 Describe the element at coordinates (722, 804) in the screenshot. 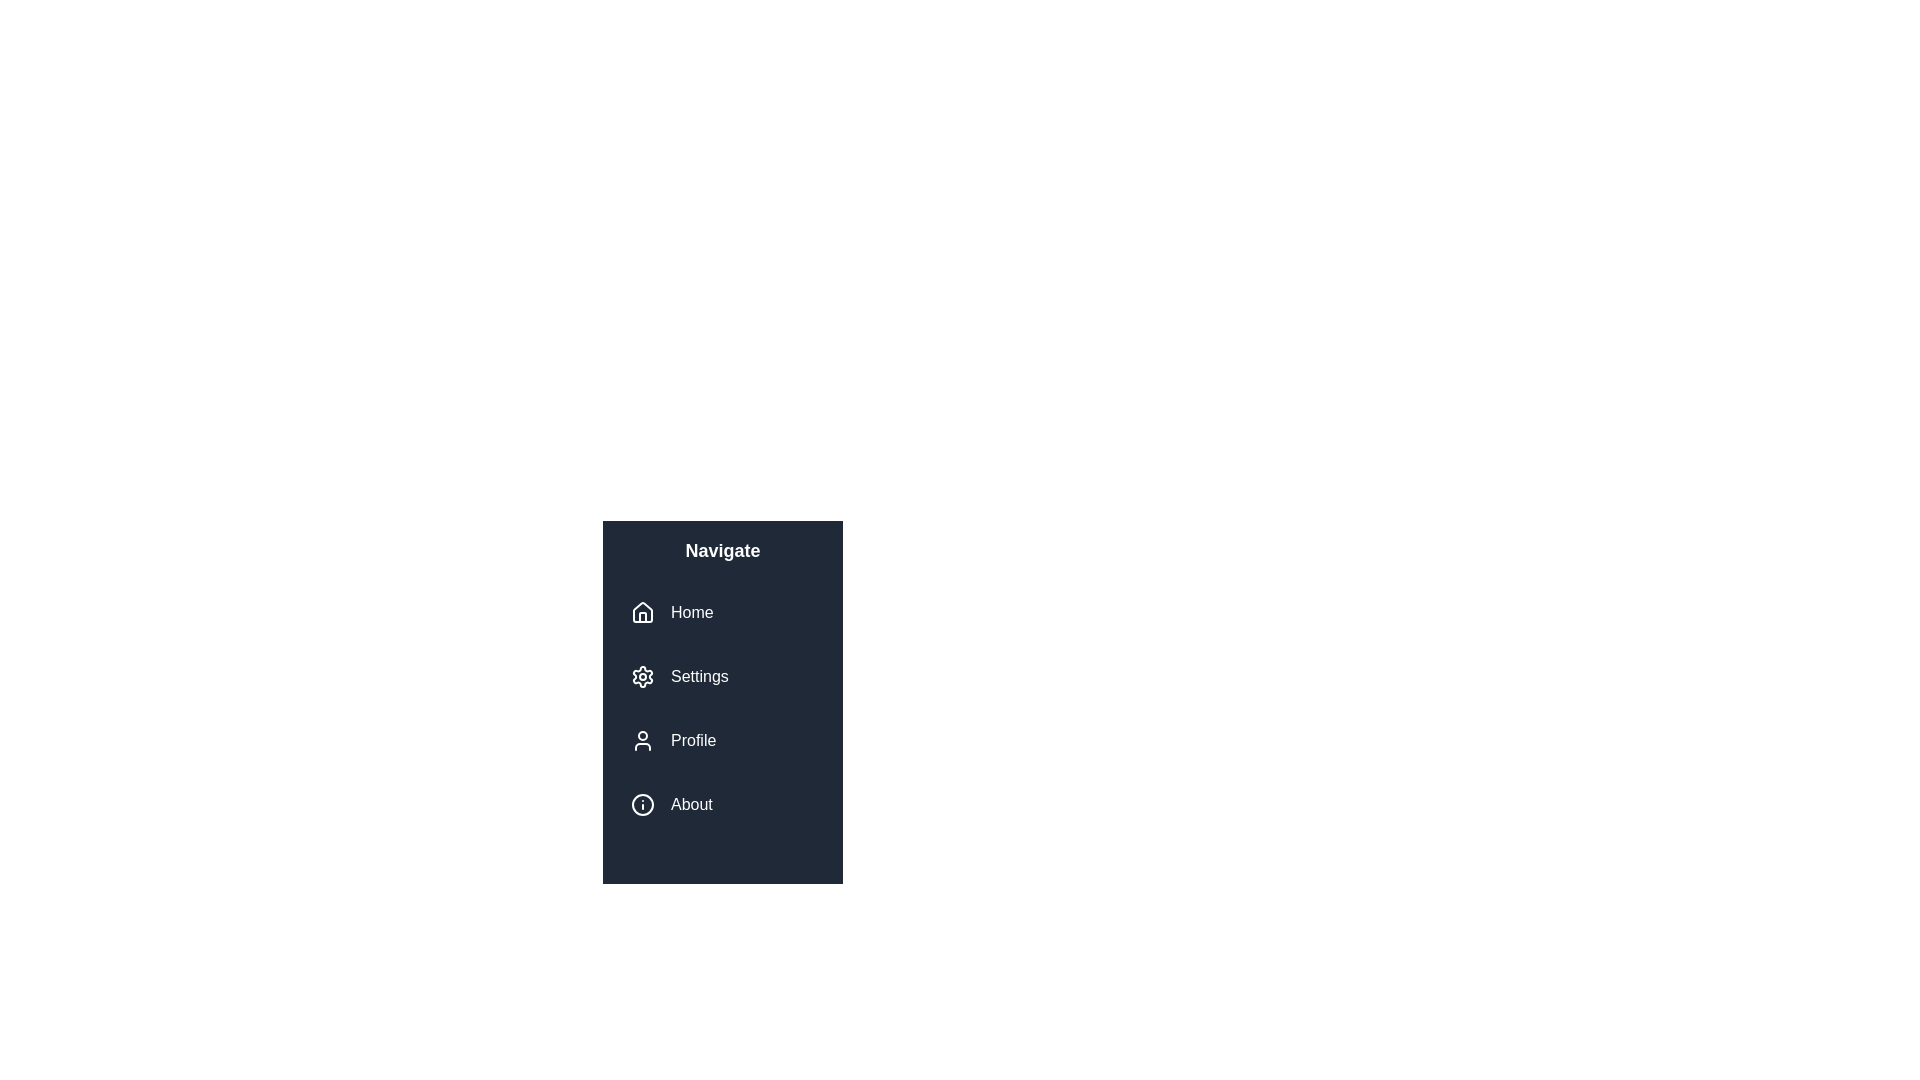

I see `the fourth button in the vertical navigation menu on the left side of the interface` at that location.